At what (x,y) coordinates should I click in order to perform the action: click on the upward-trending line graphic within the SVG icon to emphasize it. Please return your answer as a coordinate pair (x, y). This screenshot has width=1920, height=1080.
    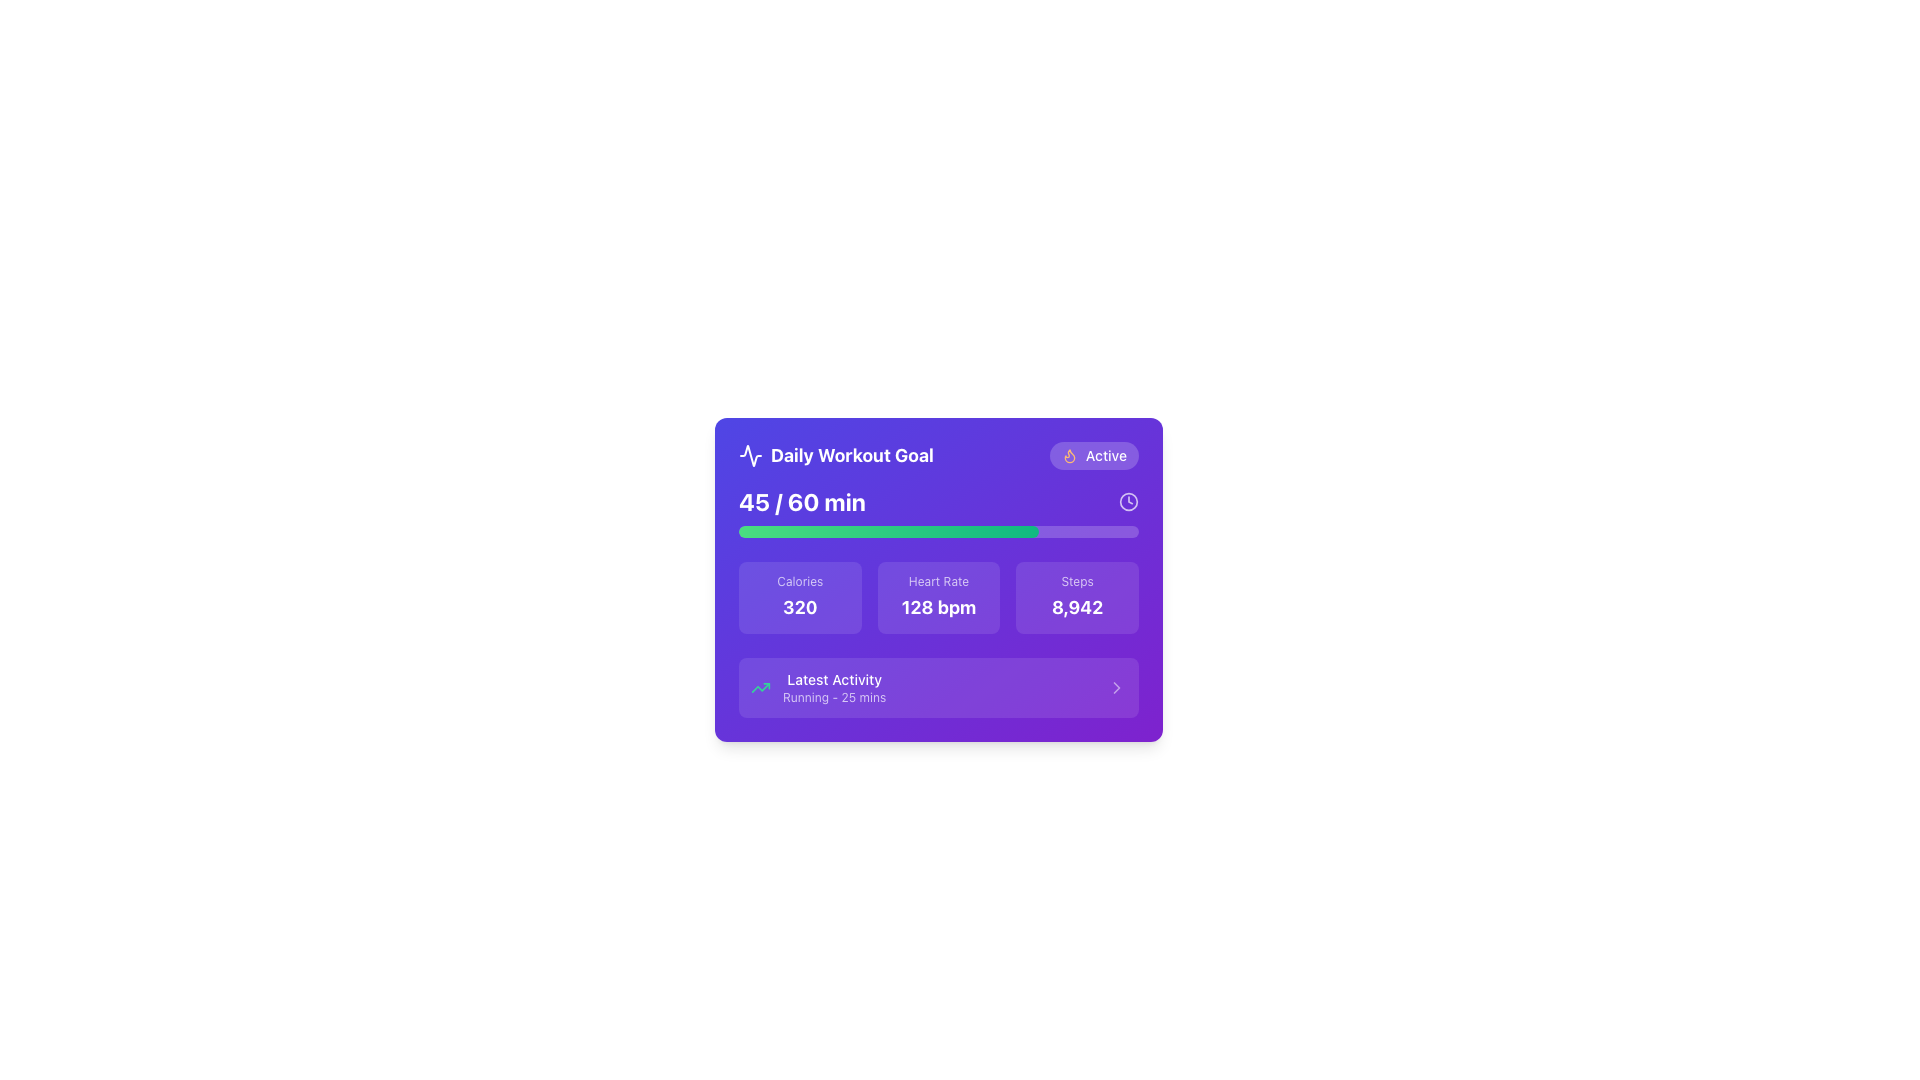
    Looking at the image, I should click on (760, 686).